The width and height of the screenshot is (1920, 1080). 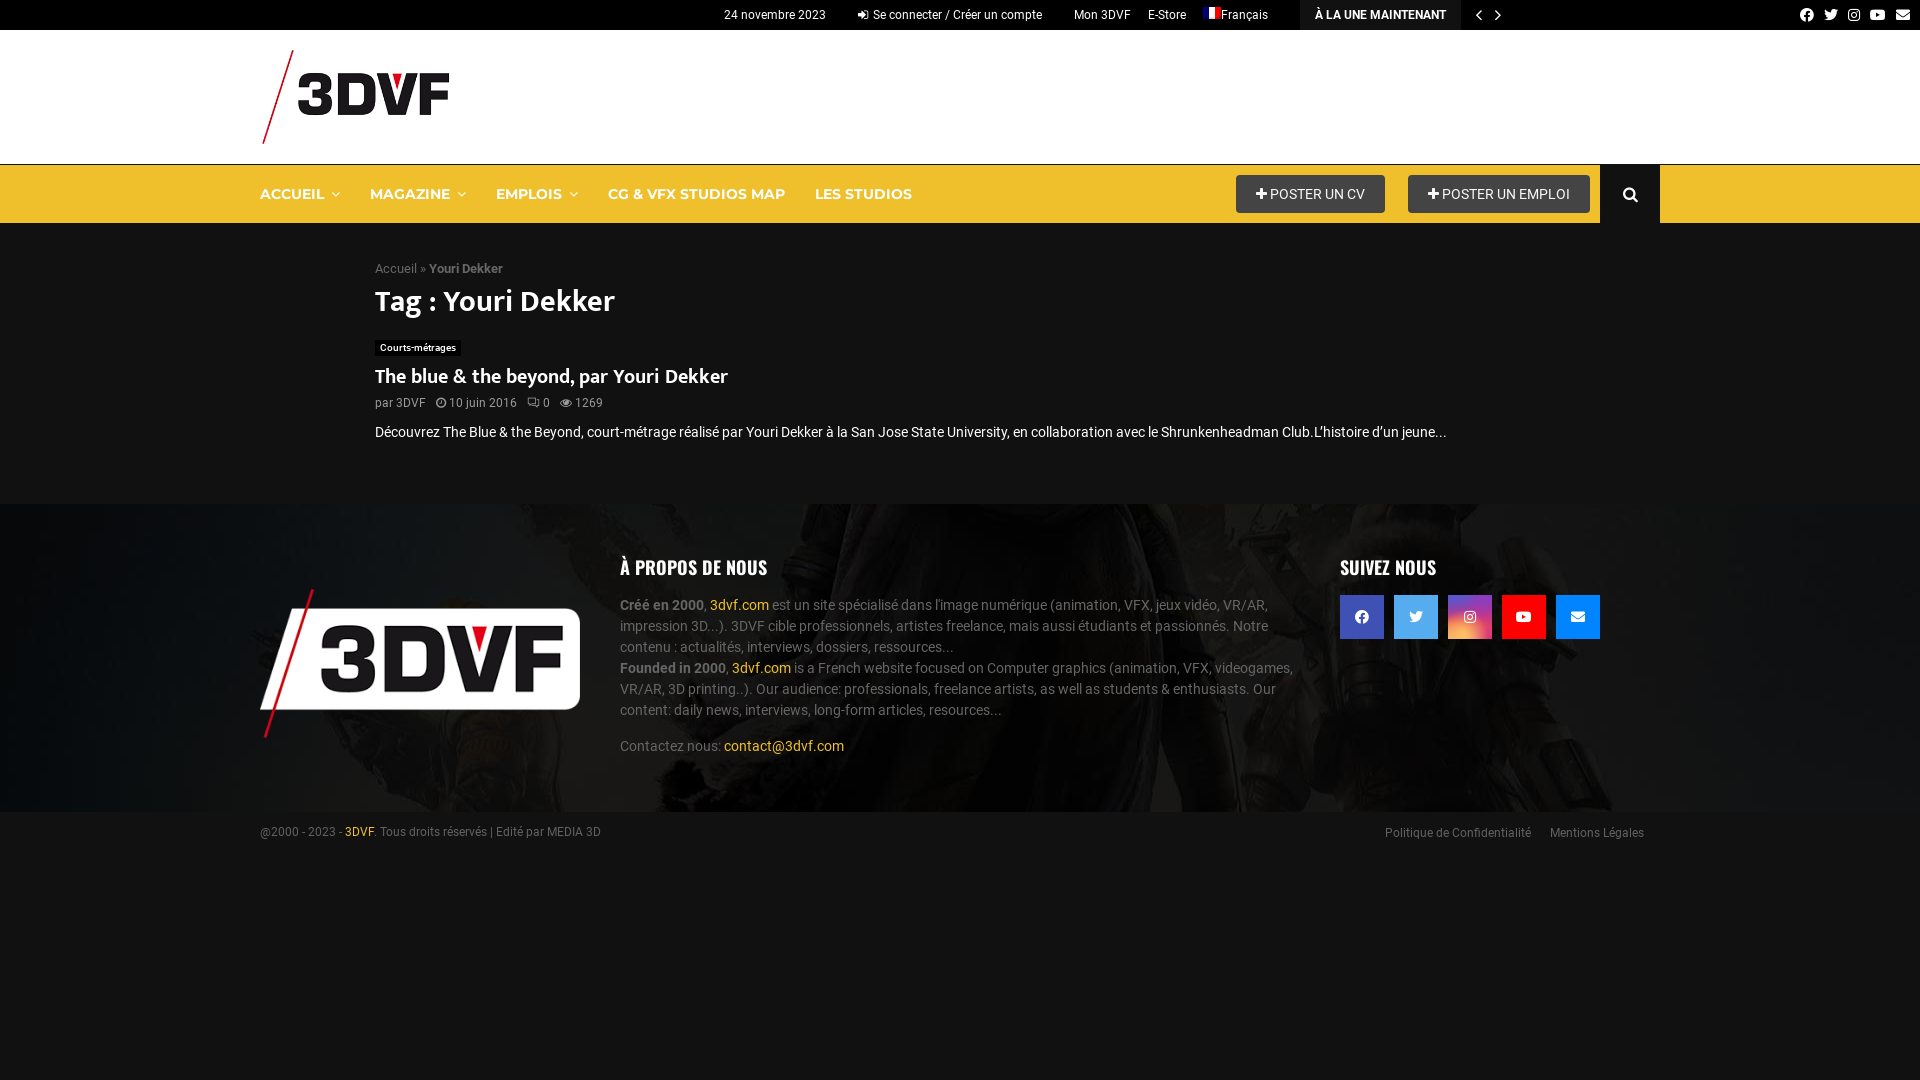 I want to click on 'POSTER UN CV', so click(x=1310, y=192).